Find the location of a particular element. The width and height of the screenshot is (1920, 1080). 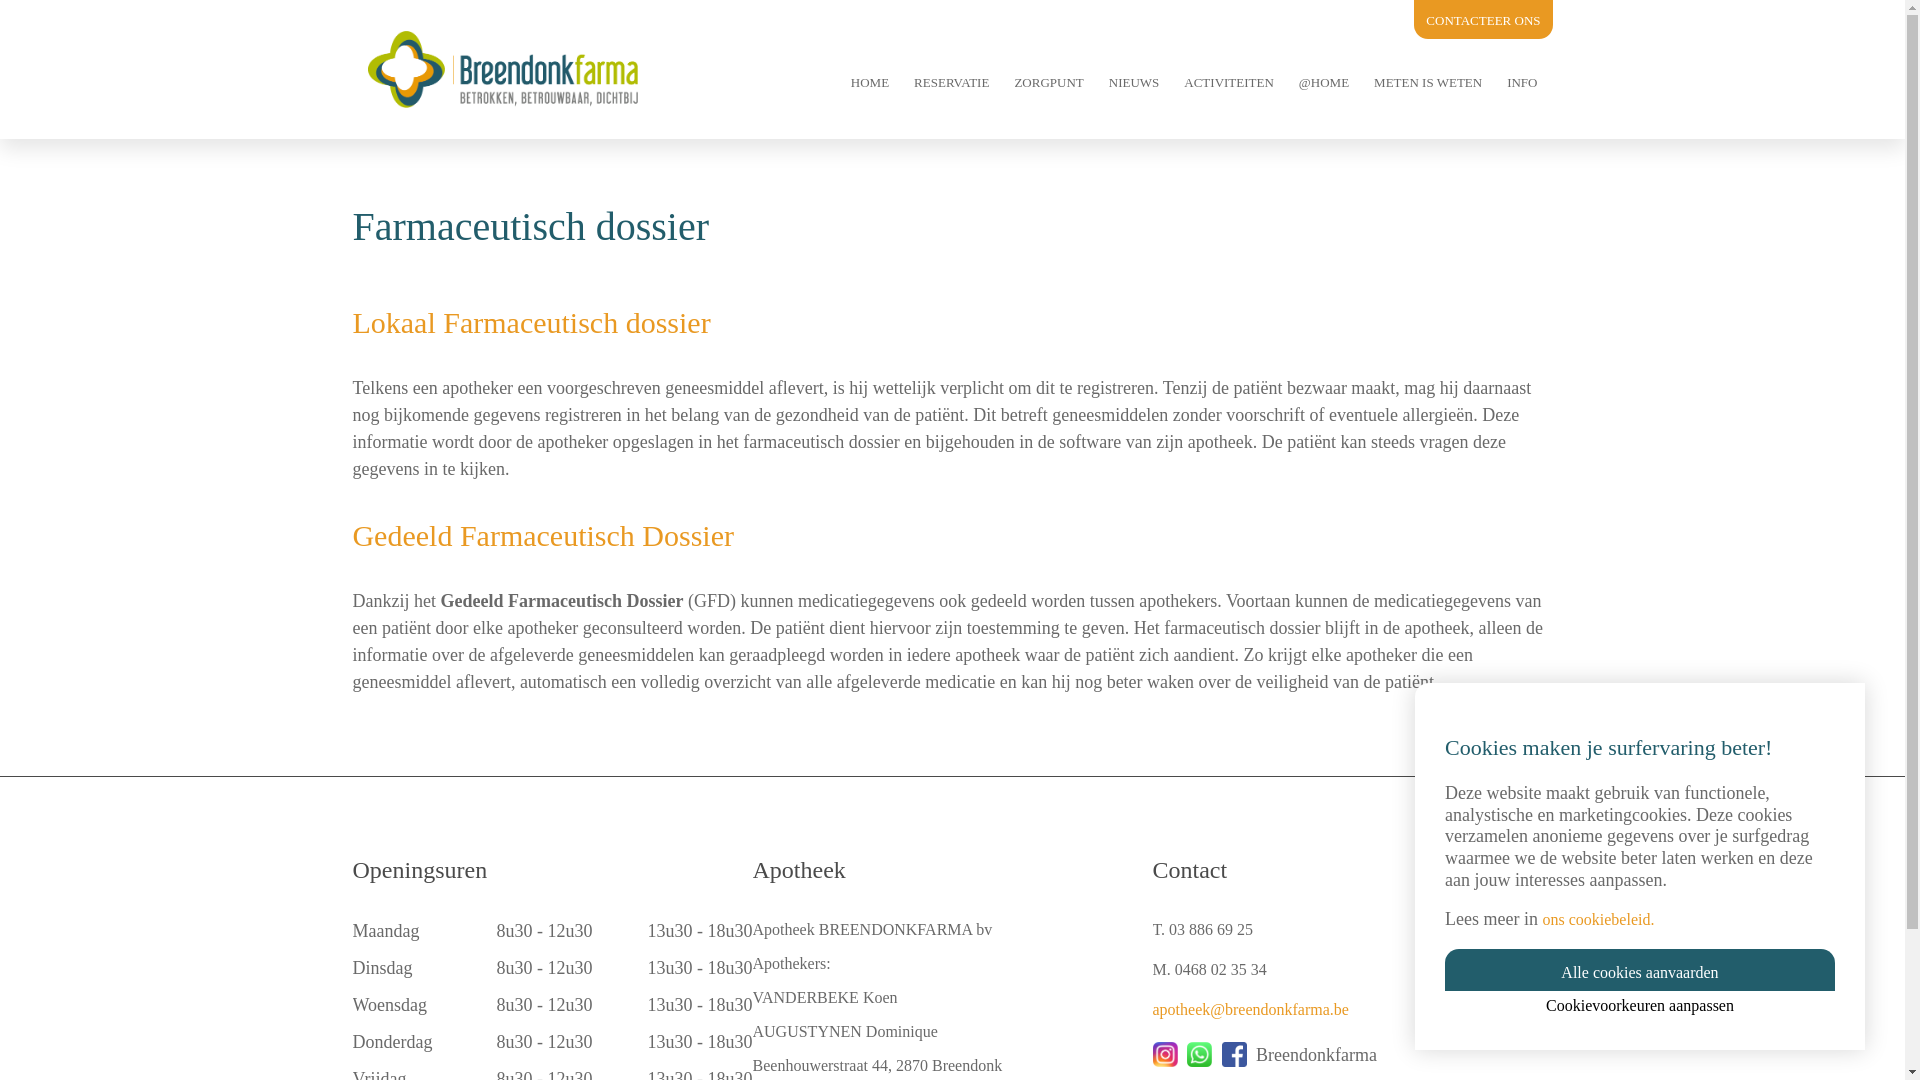

'M. 0468 02 35 34' is located at coordinates (1208, 968).